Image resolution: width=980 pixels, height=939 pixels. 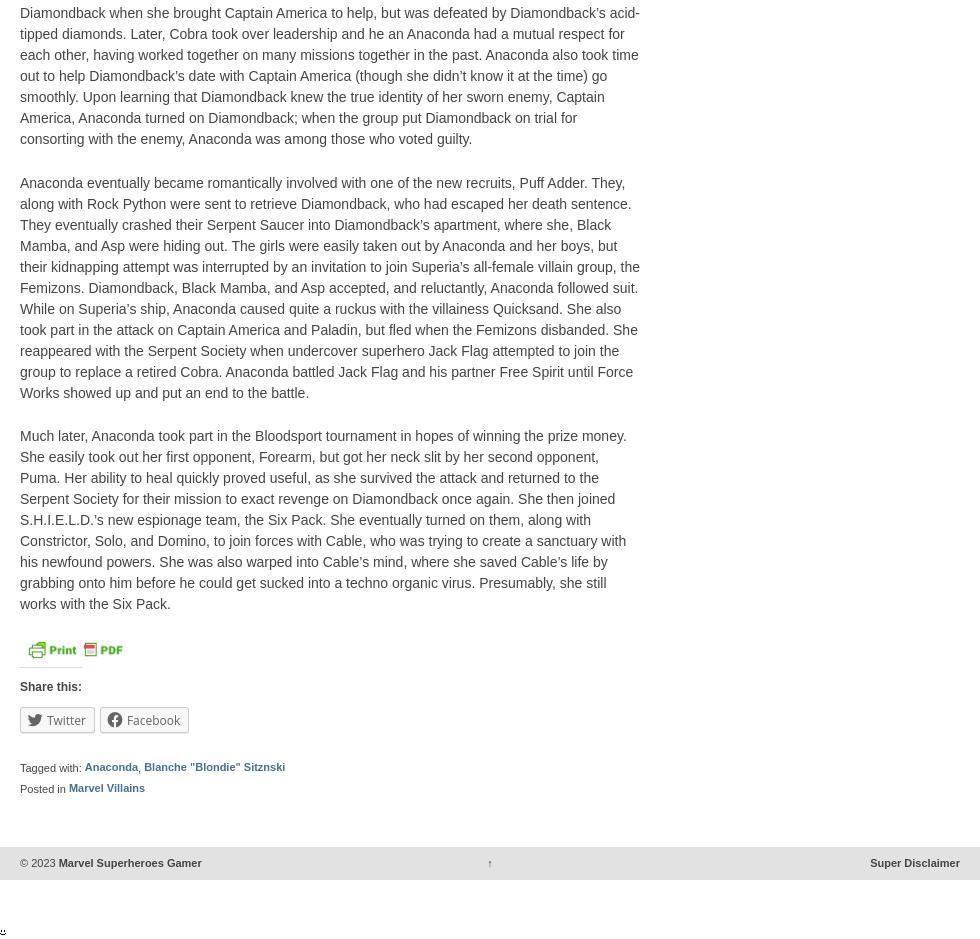 I want to click on 'Posted in', so click(x=44, y=787).